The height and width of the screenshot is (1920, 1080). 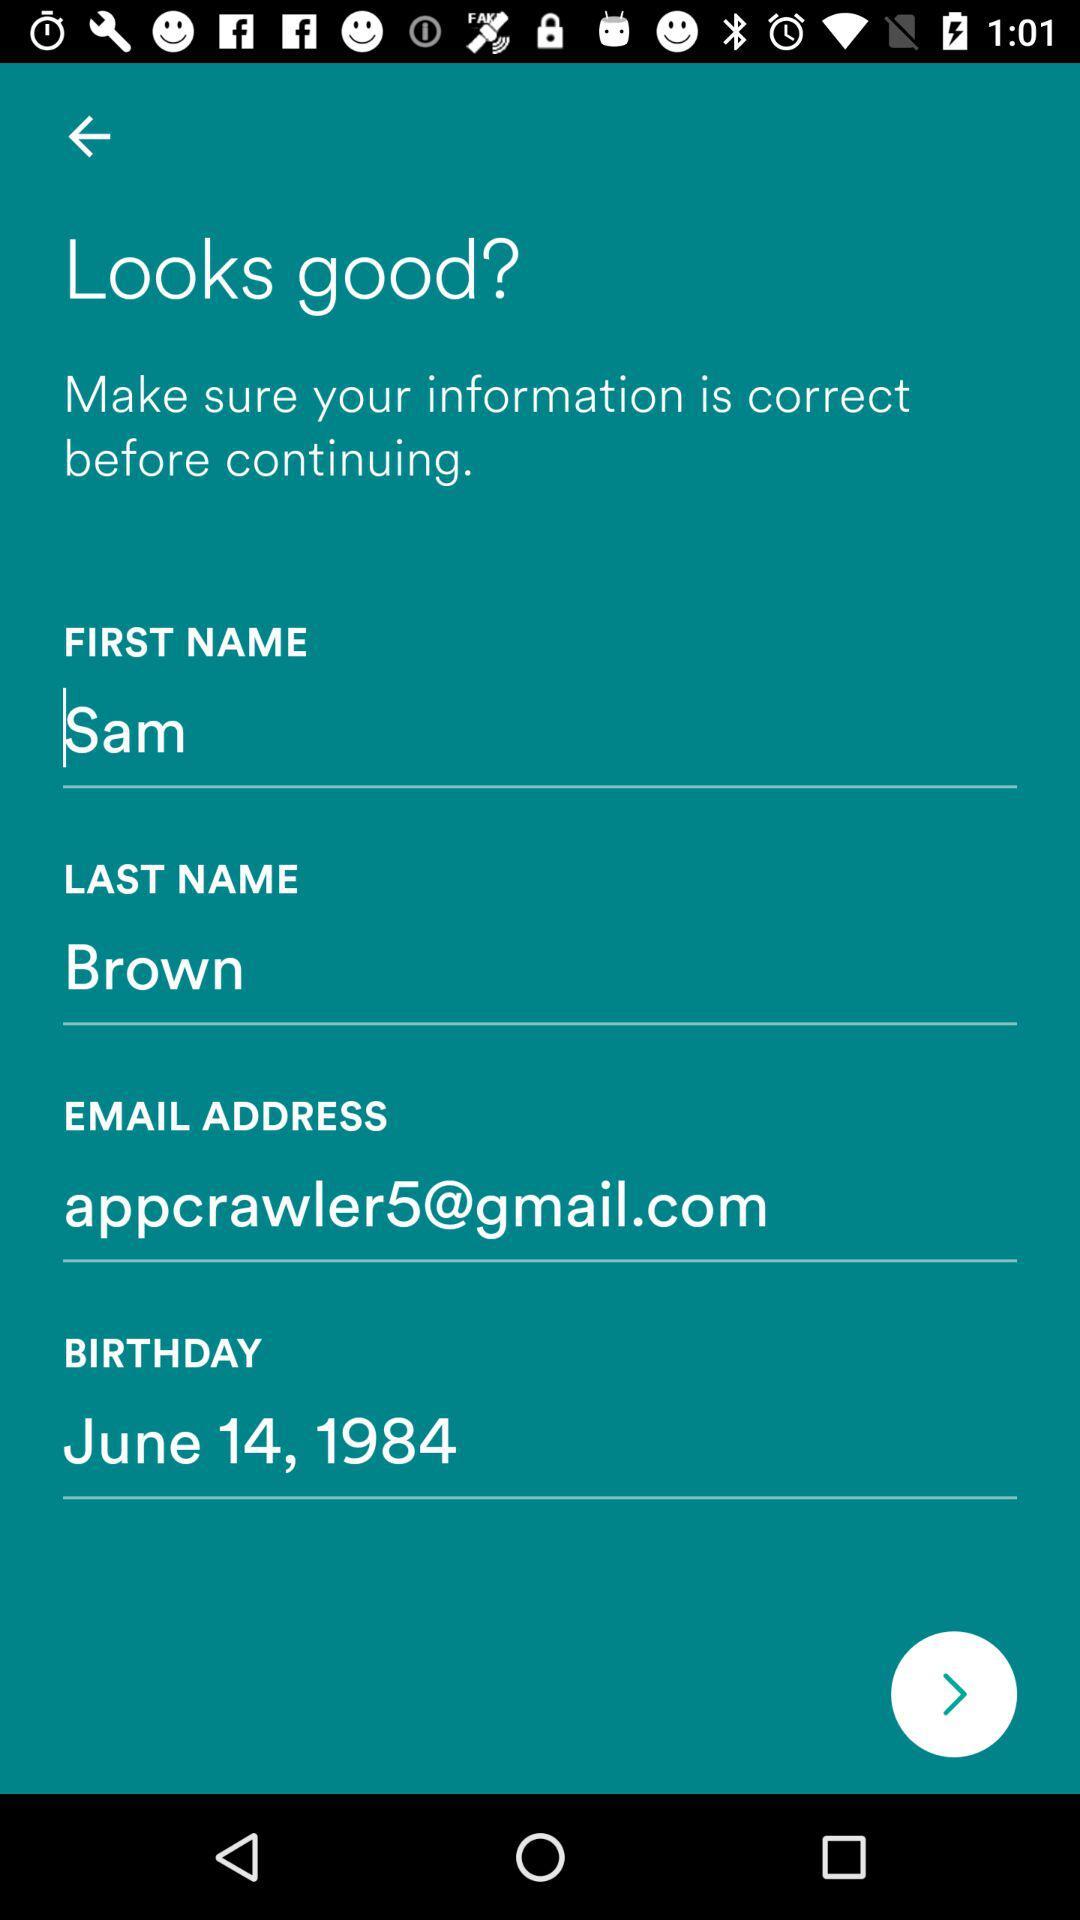 I want to click on the item at the top left corner, so click(x=88, y=135).